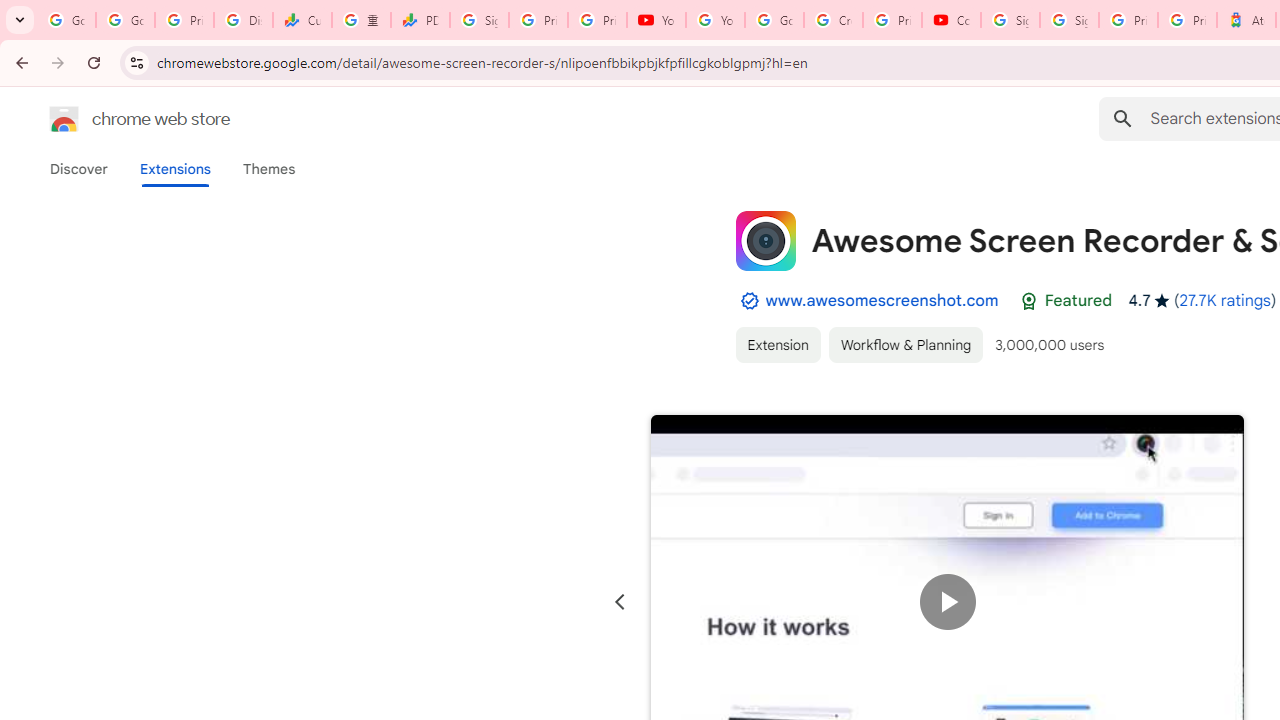 This screenshot has height=720, width=1280. Describe the element at coordinates (833, 20) in the screenshot. I see `'Create your Google Account'` at that location.